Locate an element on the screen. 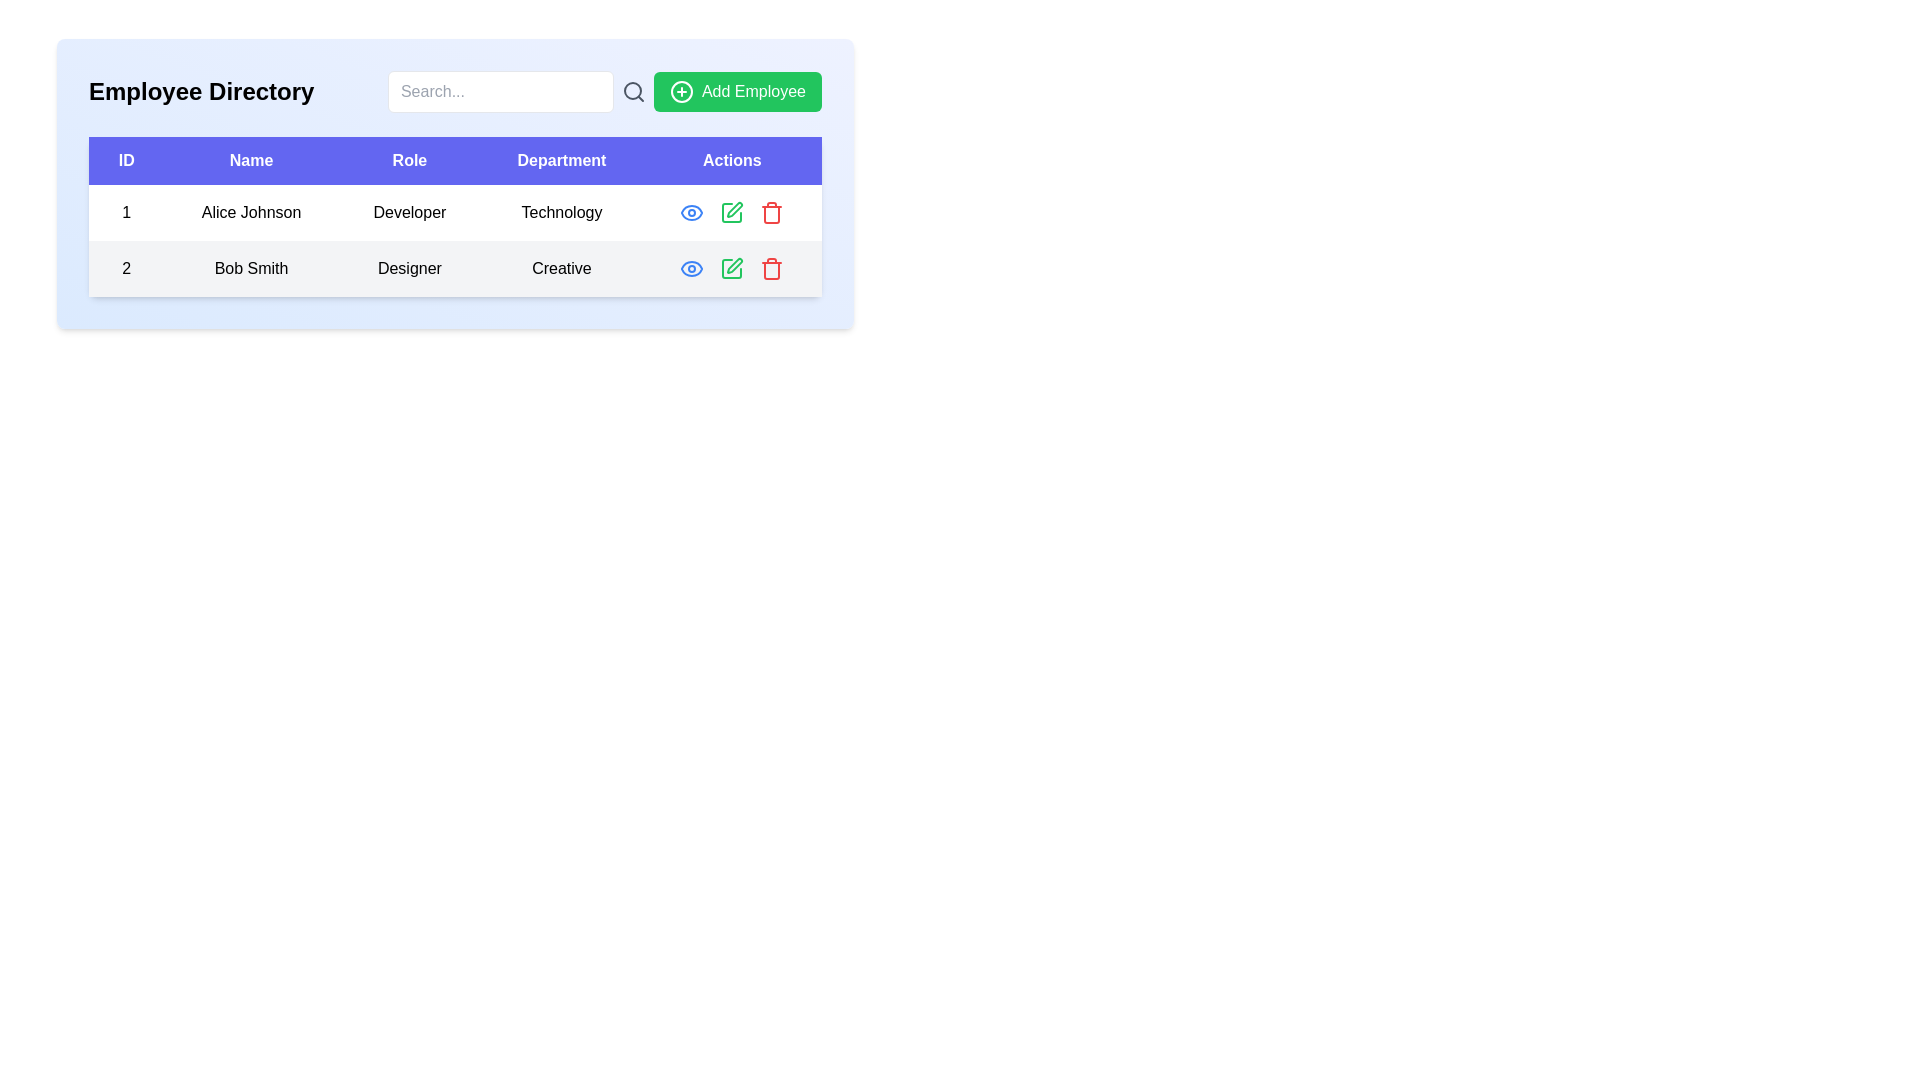 The width and height of the screenshot is (1920, 1080). the table row containing employee information for ID '2', name 'Bob Smith', role 'Designer', department 'Creative' is located at coordinates (454, 268).